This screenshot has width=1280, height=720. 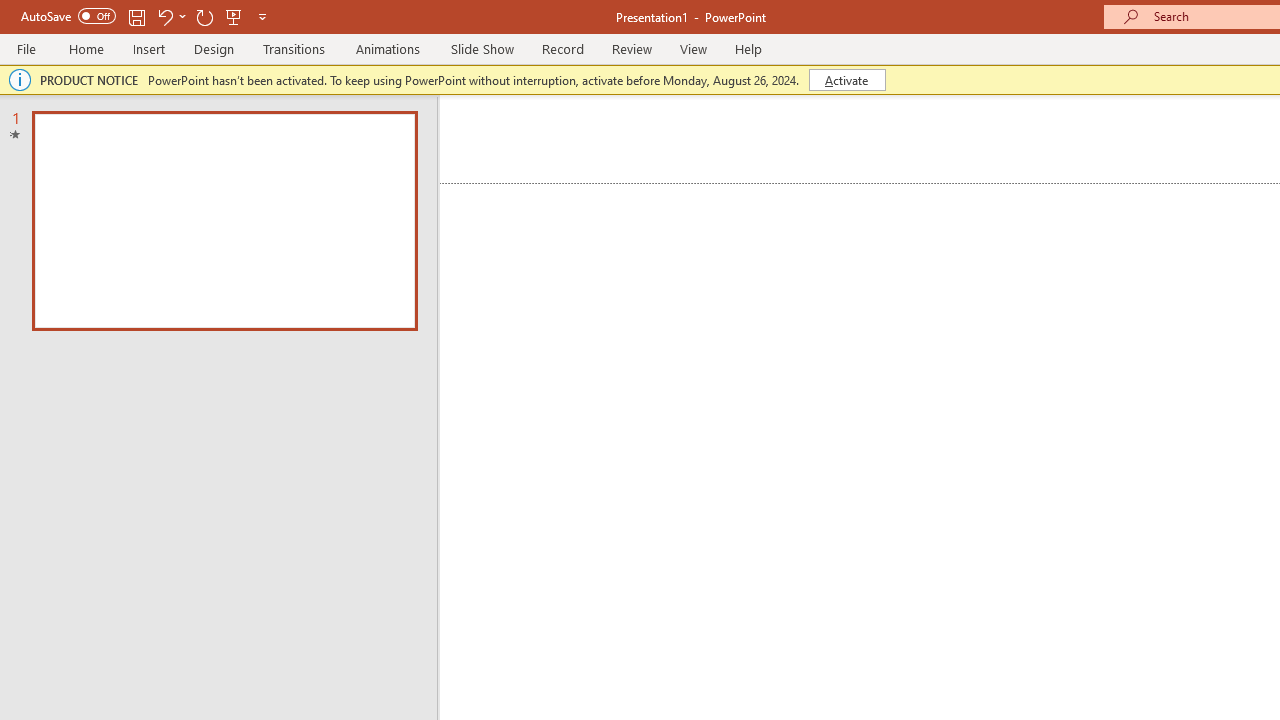 I want to click on 'Home', so click(x=85, y=48).